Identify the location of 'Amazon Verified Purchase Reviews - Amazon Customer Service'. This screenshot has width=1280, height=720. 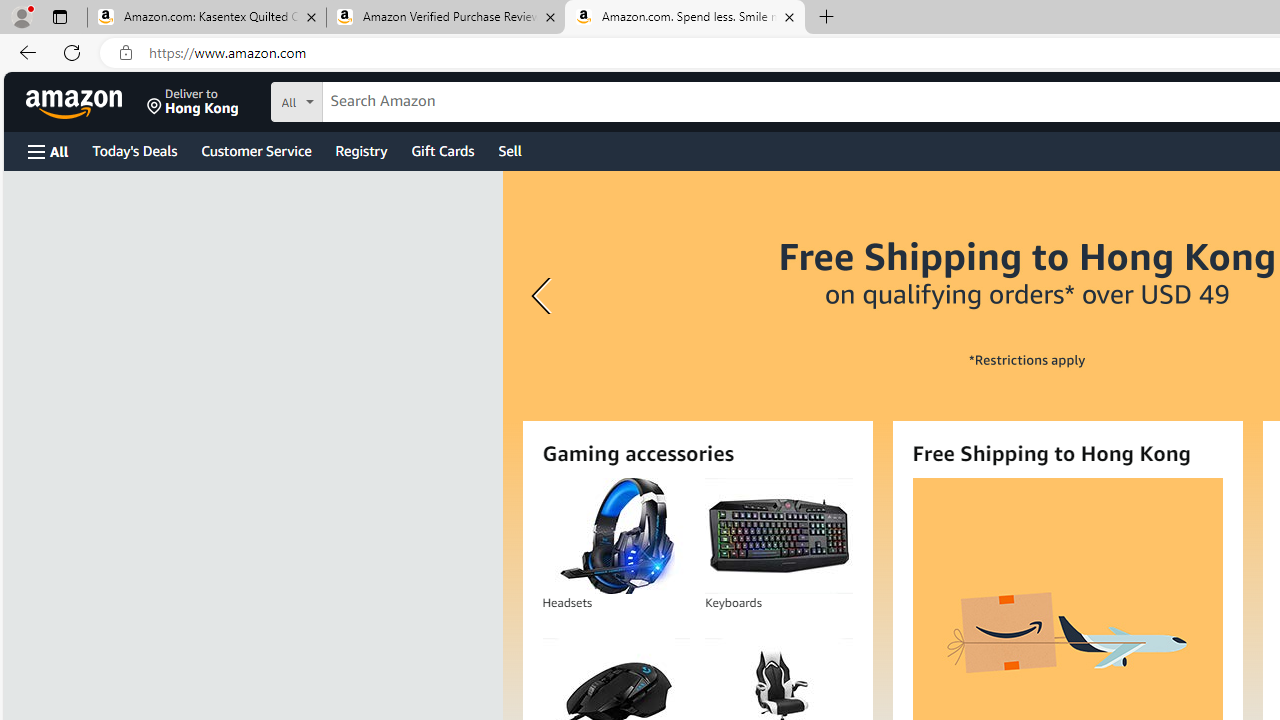
(444, 17).